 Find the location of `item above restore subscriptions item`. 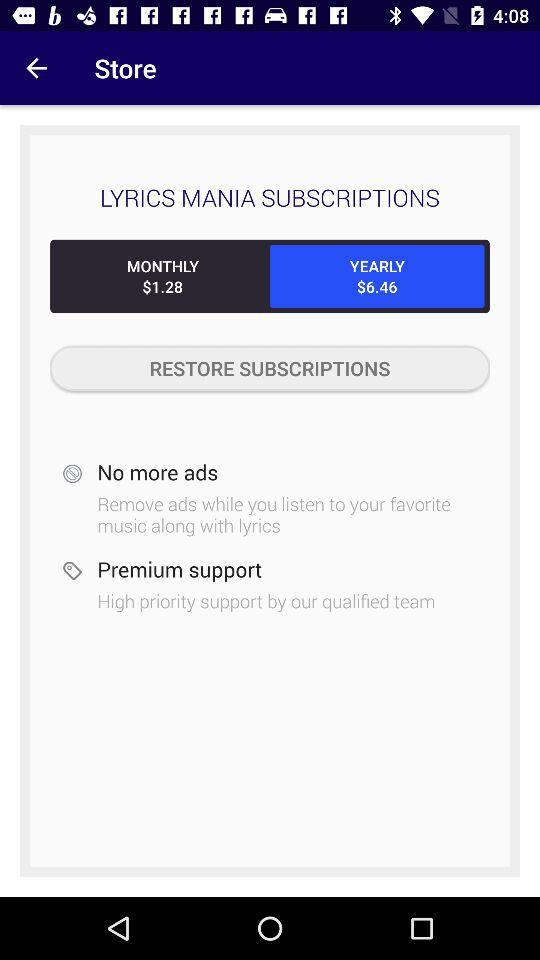

item above restore subscriptions item is located at coordinates (161, 275).